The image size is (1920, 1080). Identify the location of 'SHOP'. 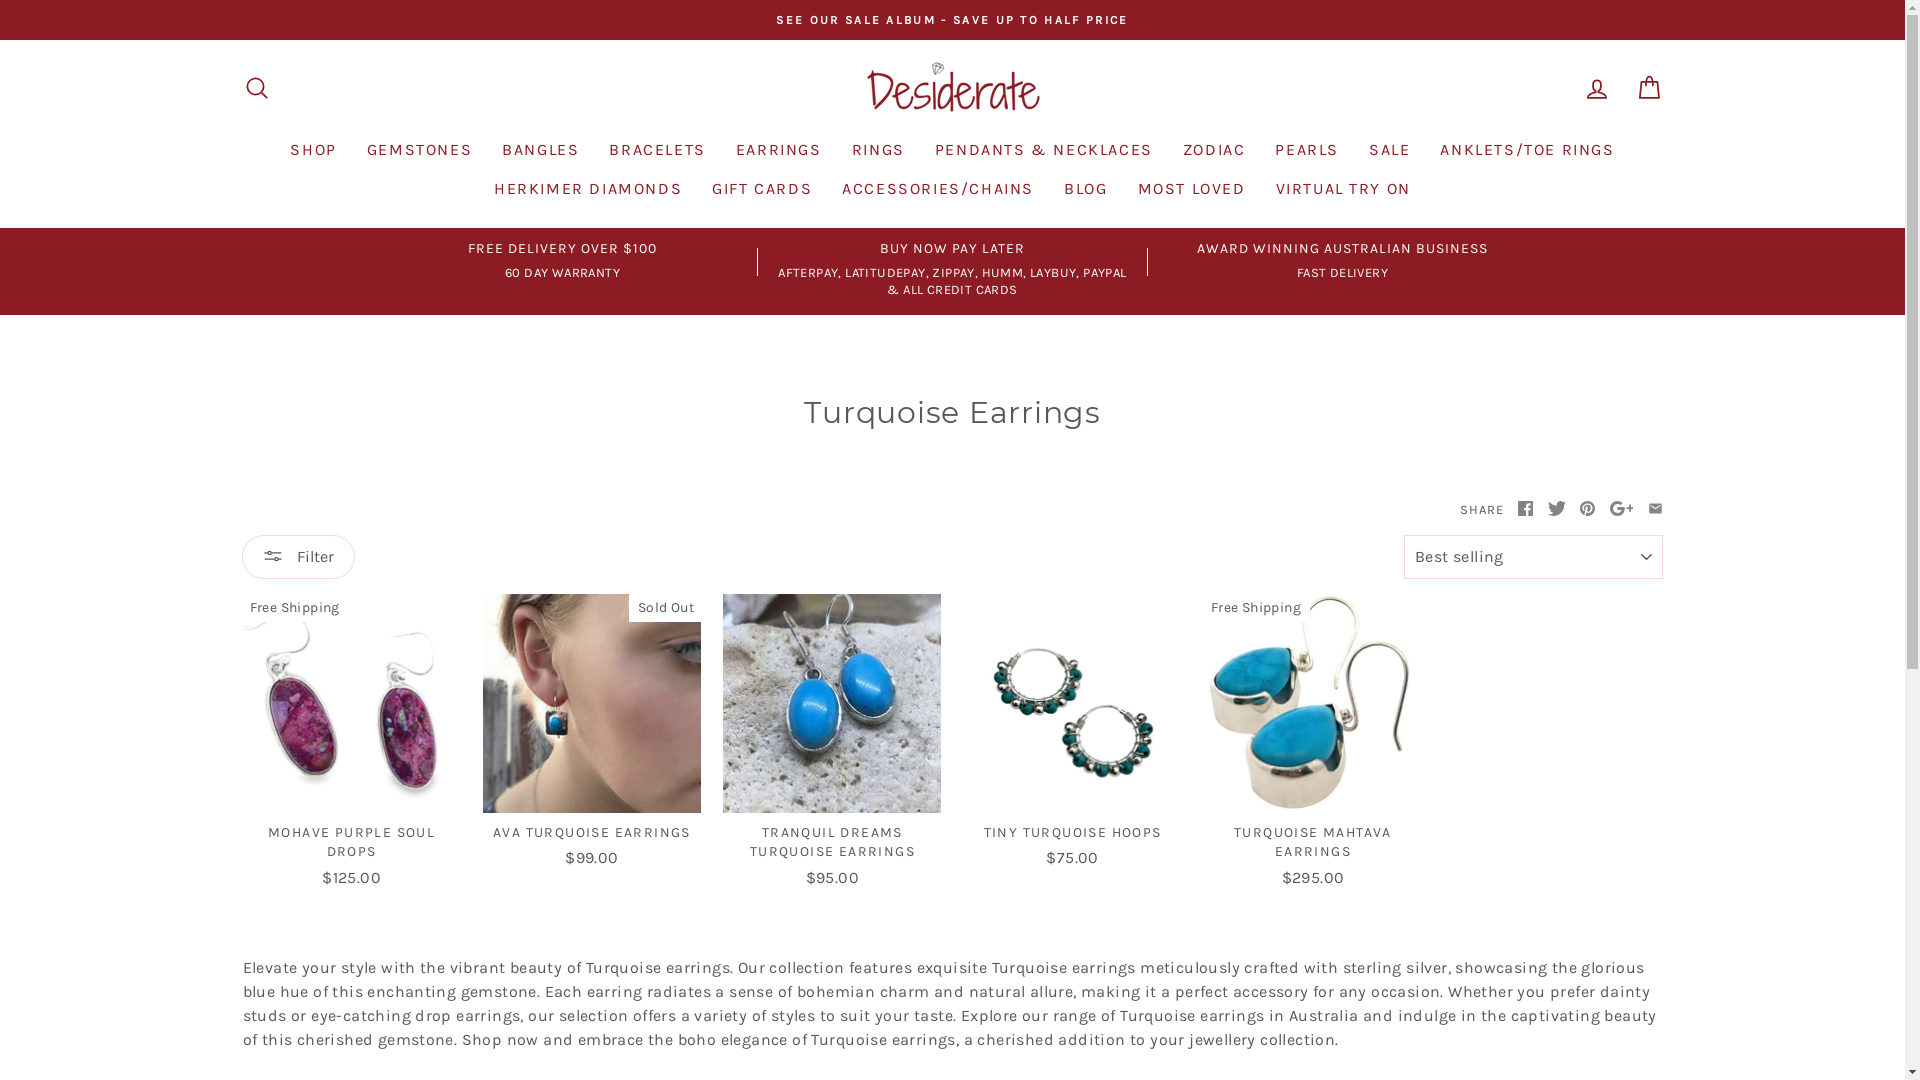
(311, 148).